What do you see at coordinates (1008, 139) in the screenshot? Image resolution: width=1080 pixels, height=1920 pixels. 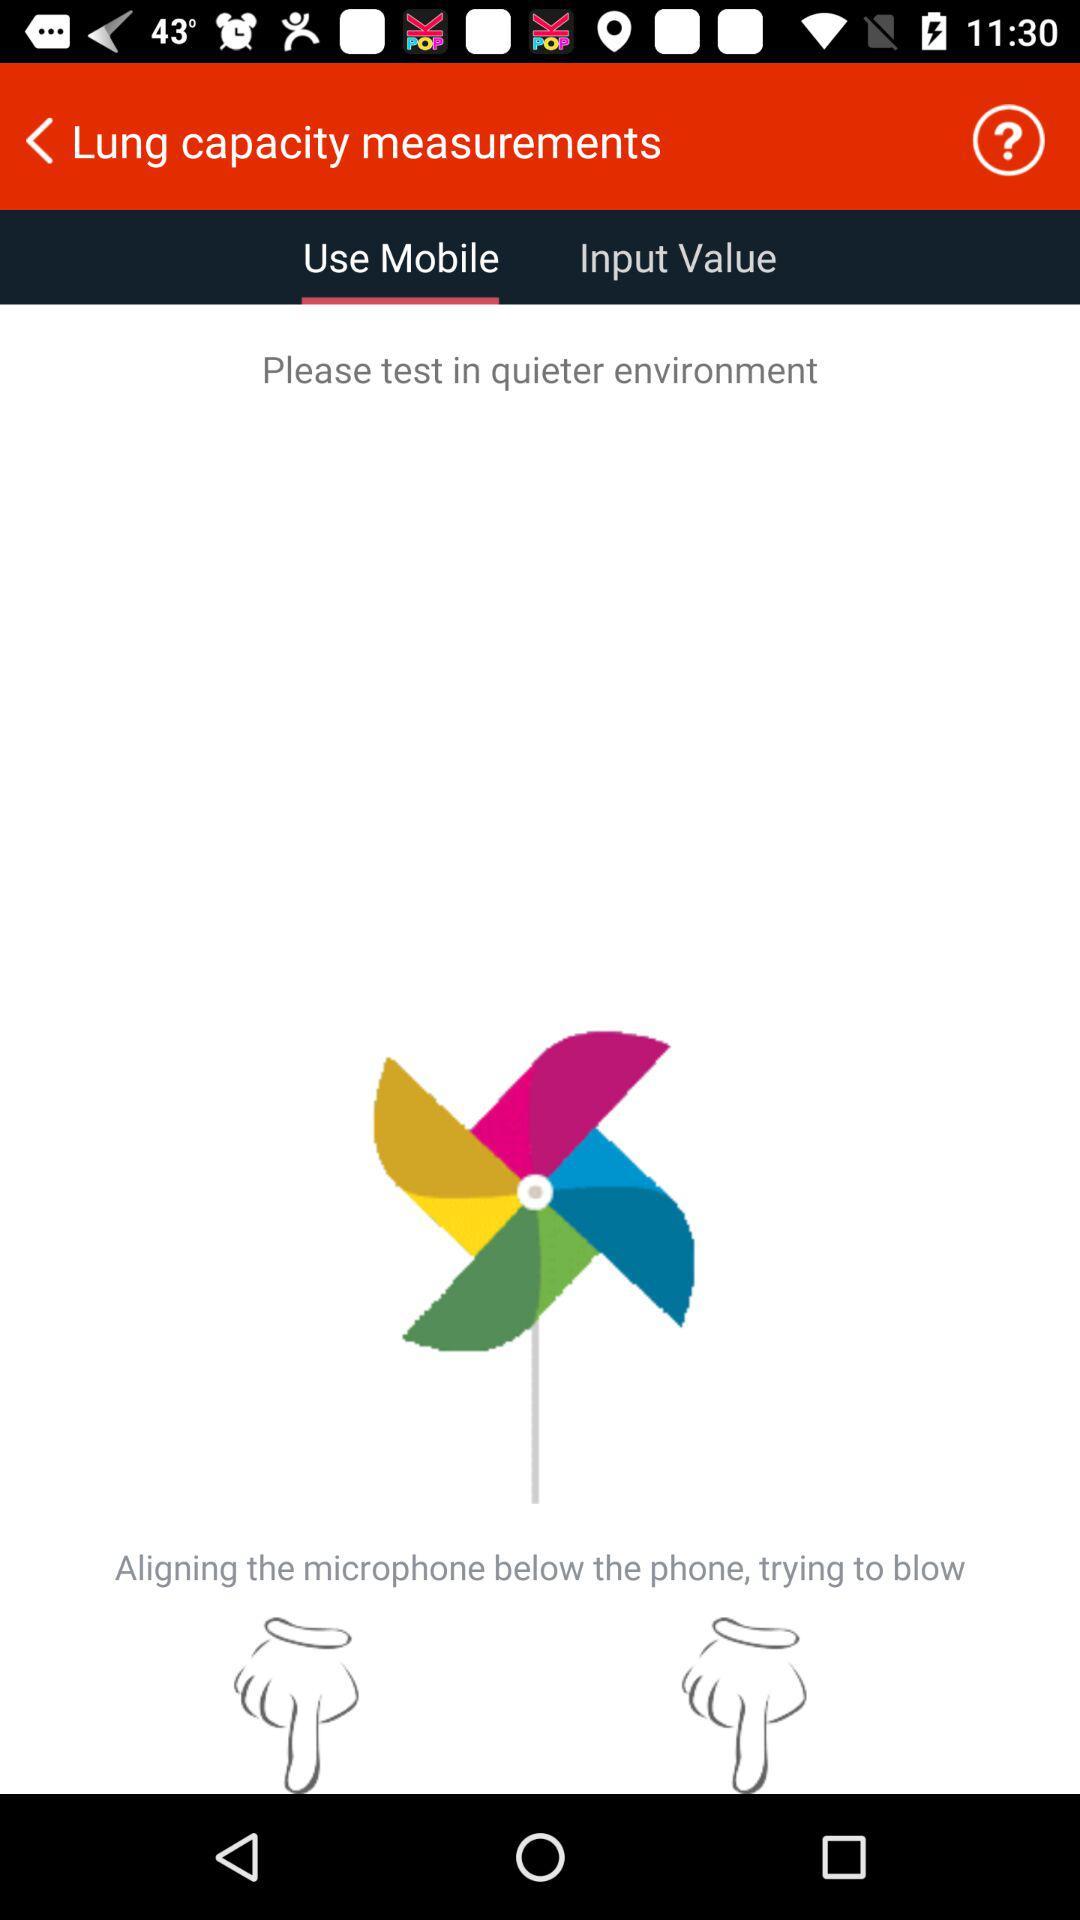 I see `item to the right of lung capacity measurements icon` at bounding box center [1008, 139].